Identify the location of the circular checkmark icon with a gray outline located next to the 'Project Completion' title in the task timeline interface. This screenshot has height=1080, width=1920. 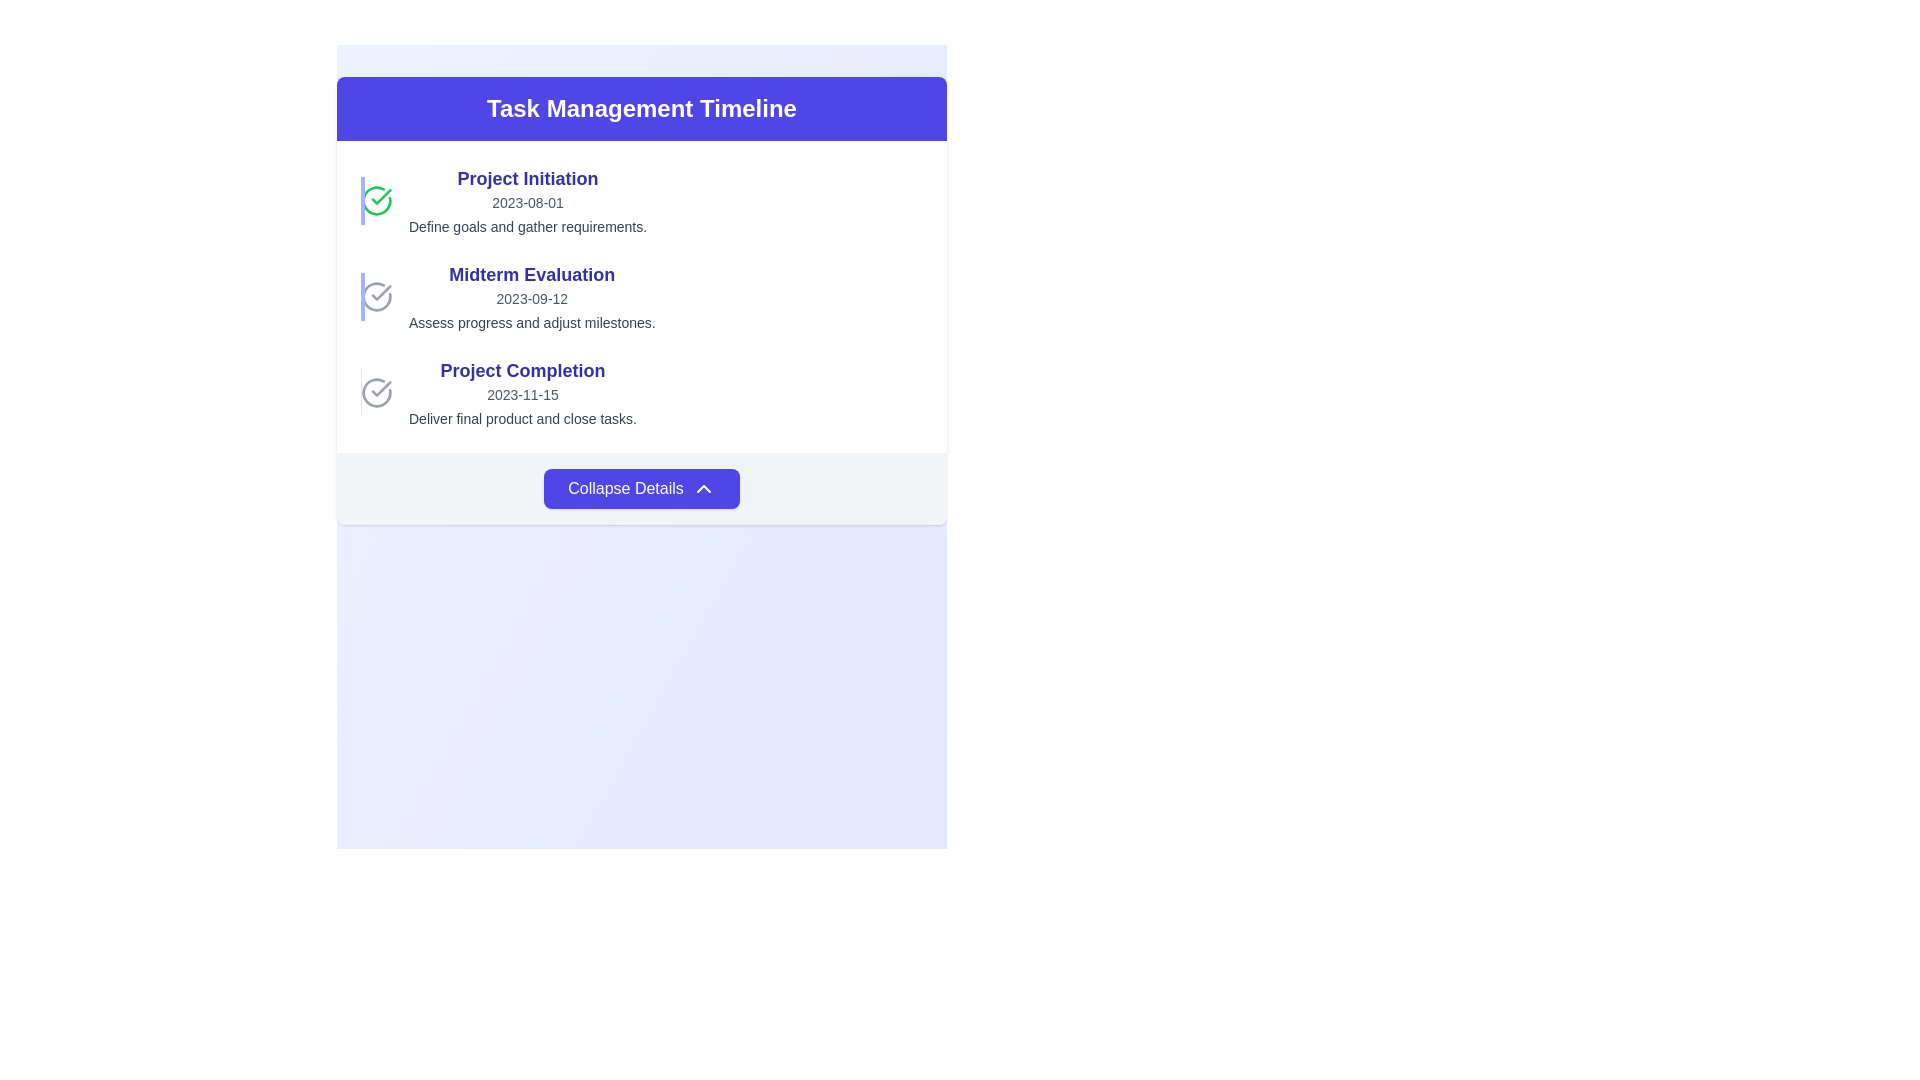
(377, 393).